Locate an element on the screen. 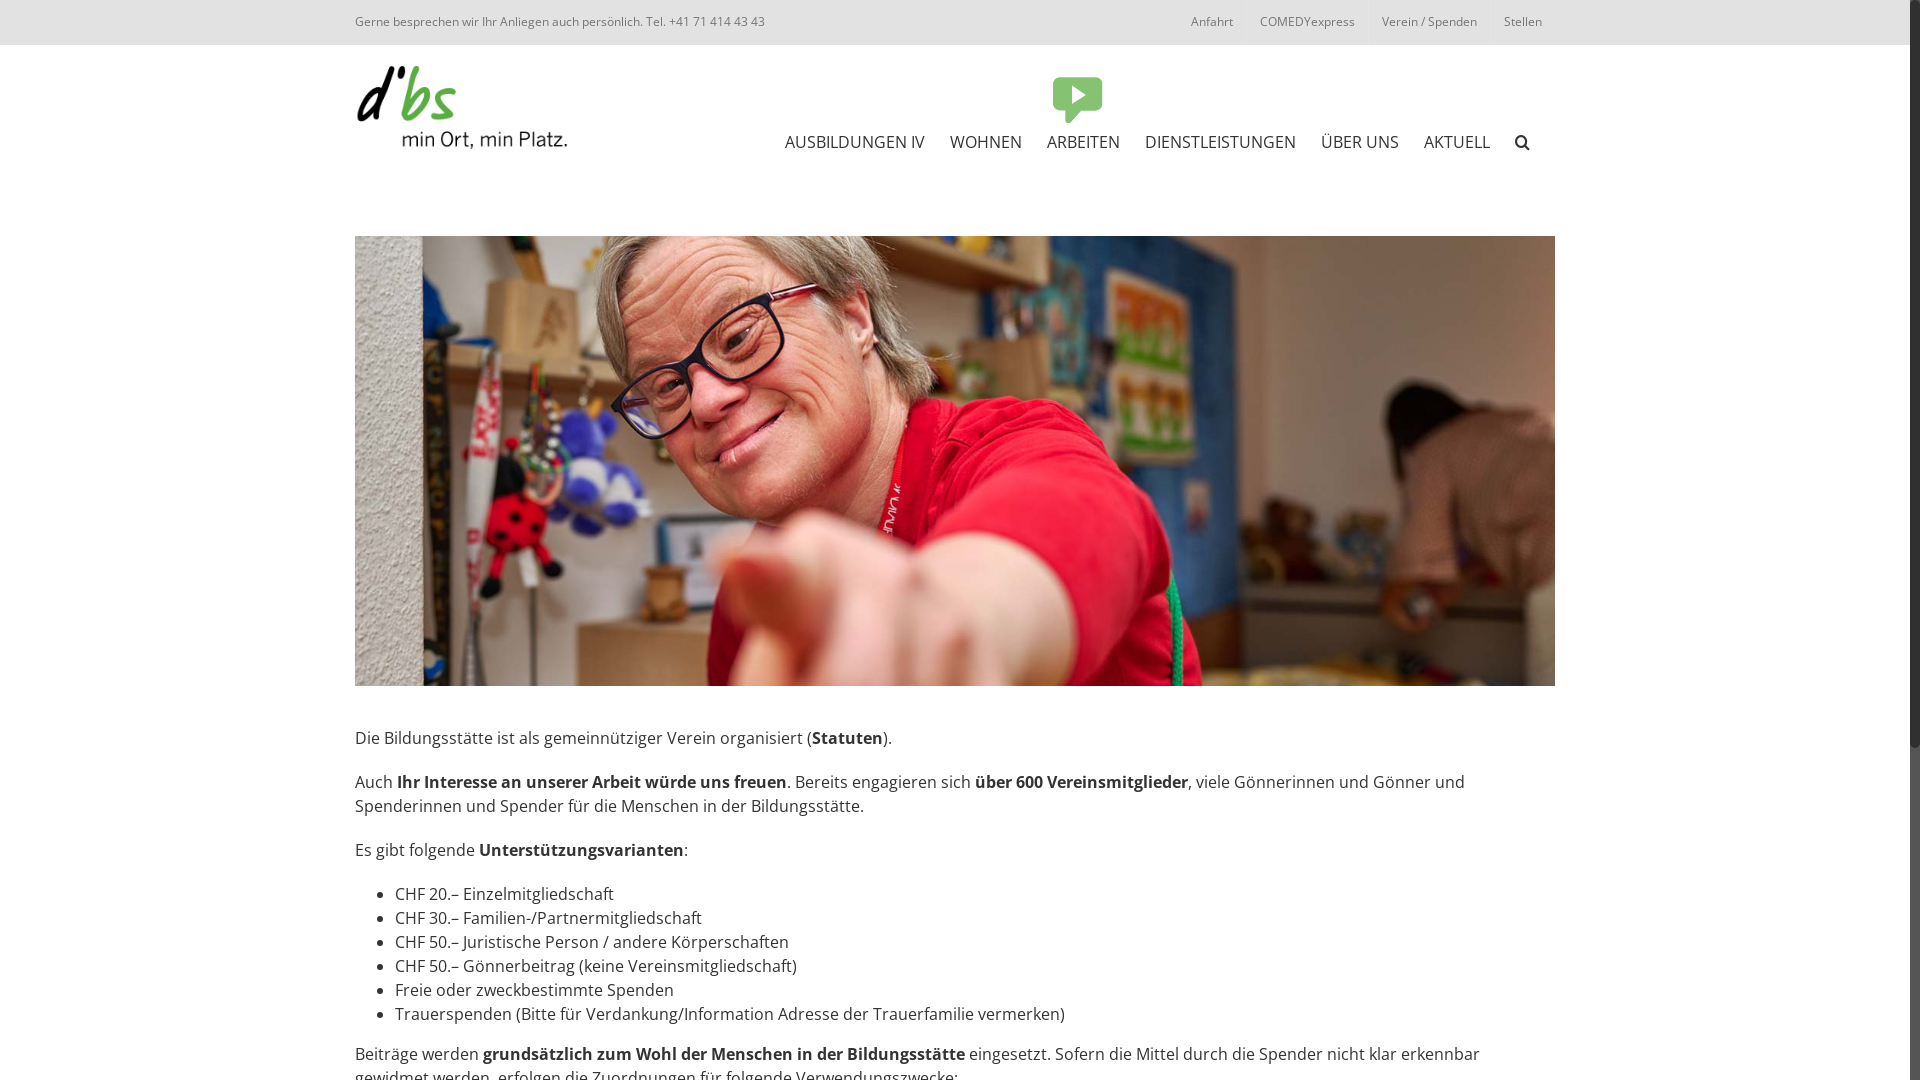 The image size is (1920, 1080). 'Verein / Spenden' is located at coordinates (1428, 22).